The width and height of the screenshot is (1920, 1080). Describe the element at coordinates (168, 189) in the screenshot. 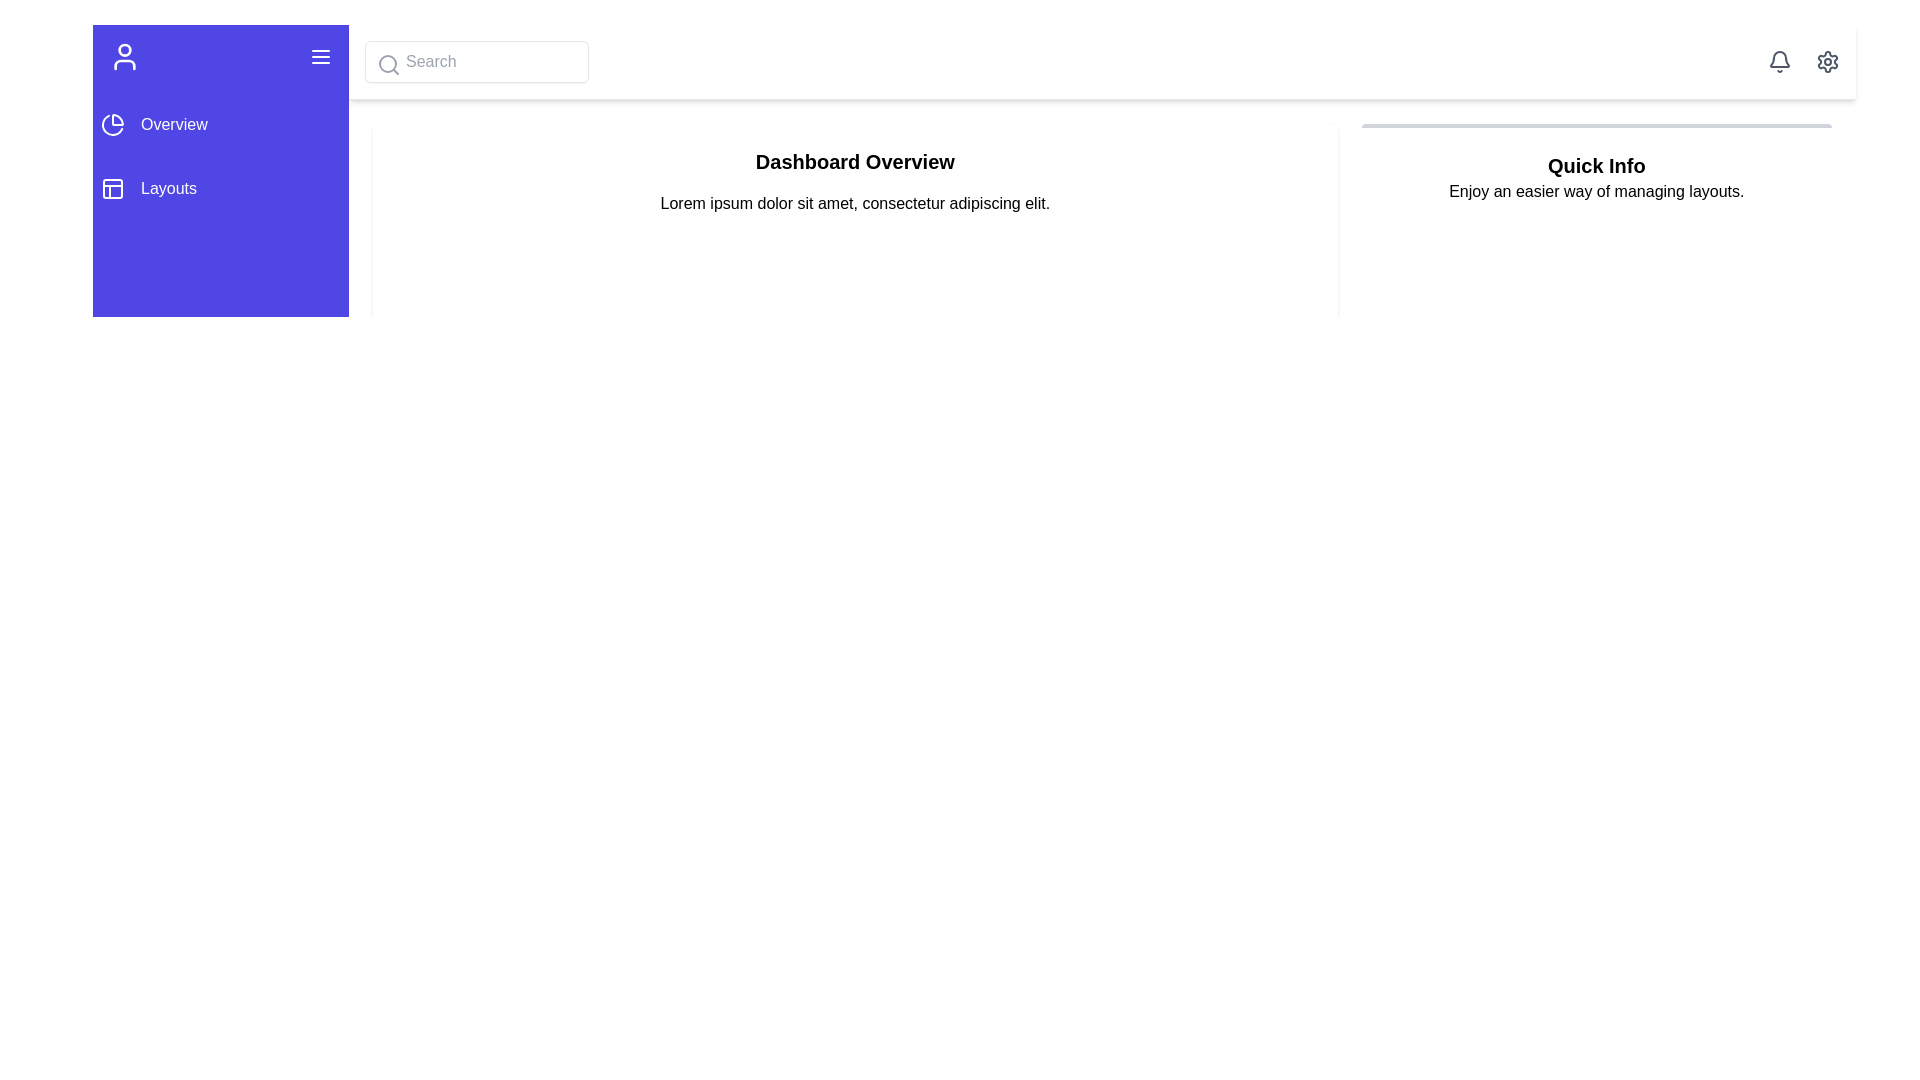

I see `the non-interactive text label displaying 'Layouts' in the vertical navigation menu, located below the 'Overview' menu item` at that location.